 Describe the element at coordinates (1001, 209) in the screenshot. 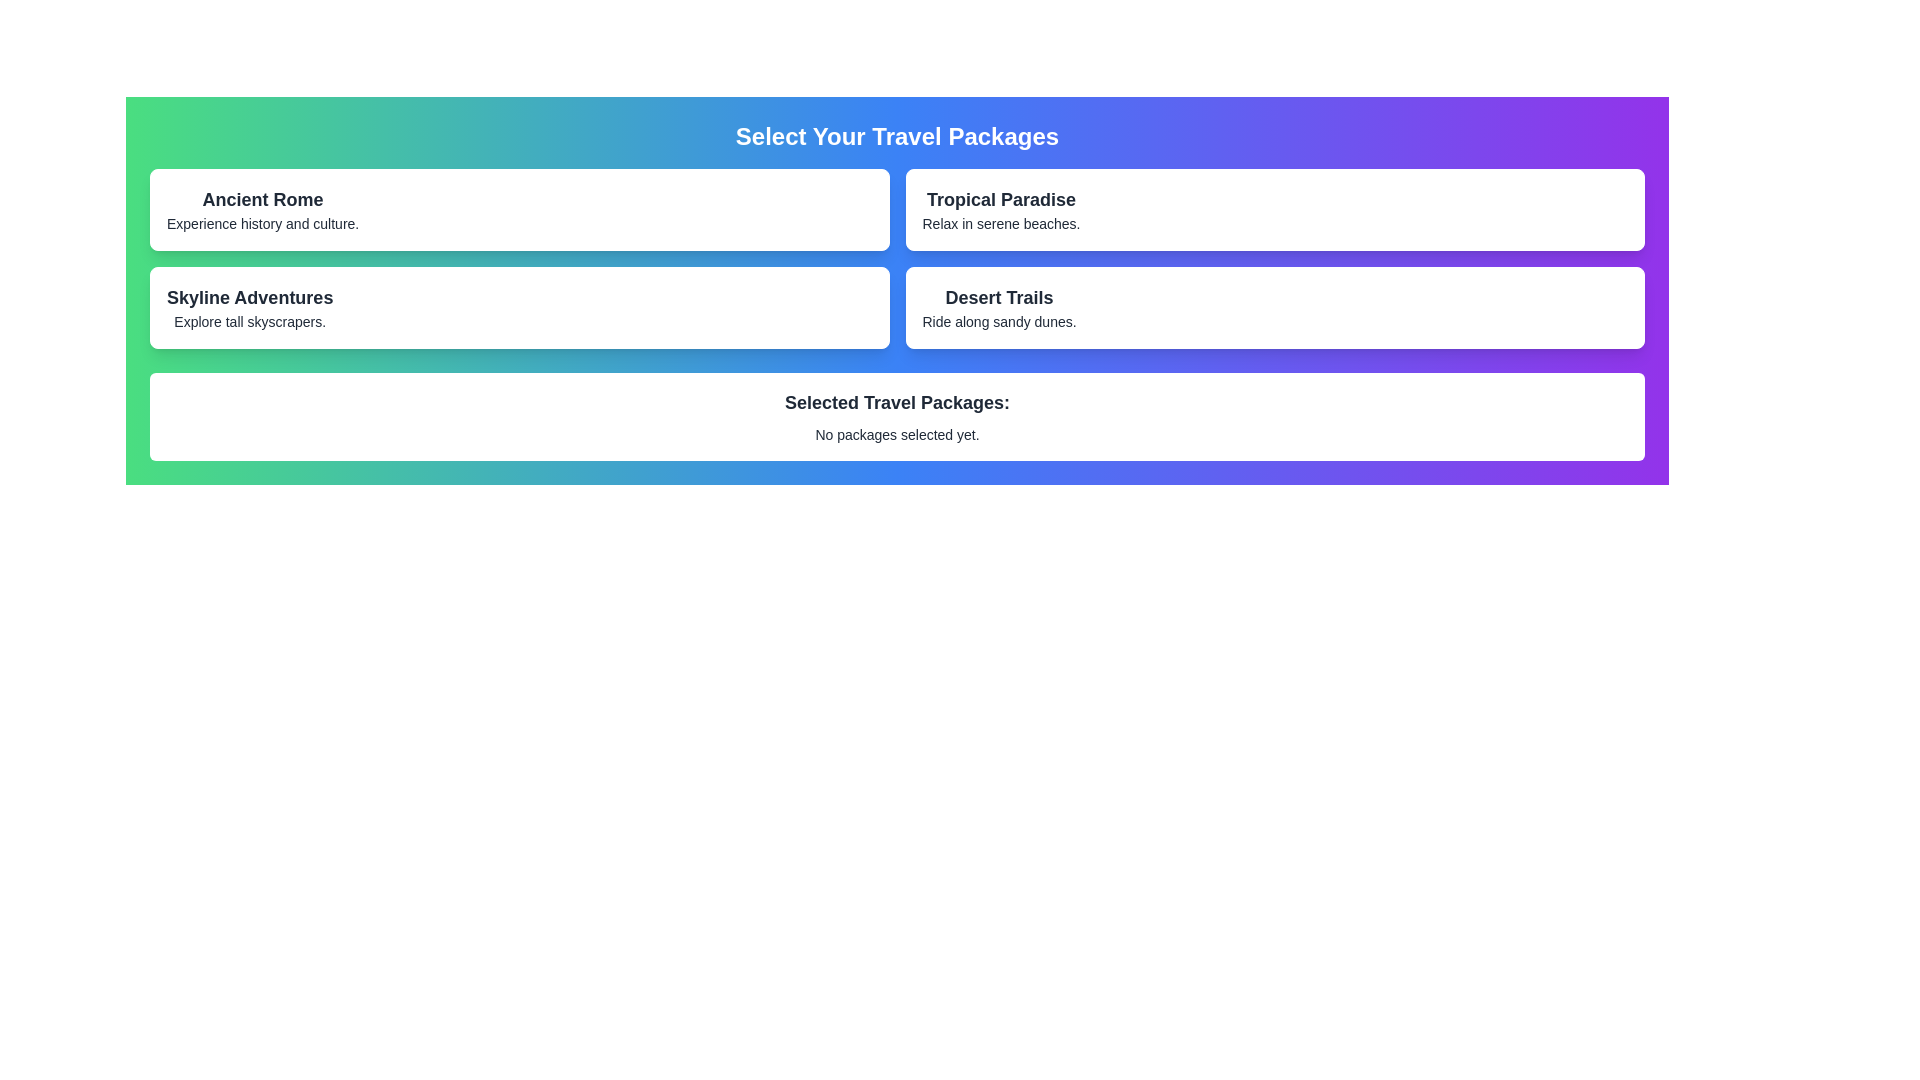

I see `the textual block labeled 'Tropical Paradise' in the upper-right corner of the application layout` at that location.